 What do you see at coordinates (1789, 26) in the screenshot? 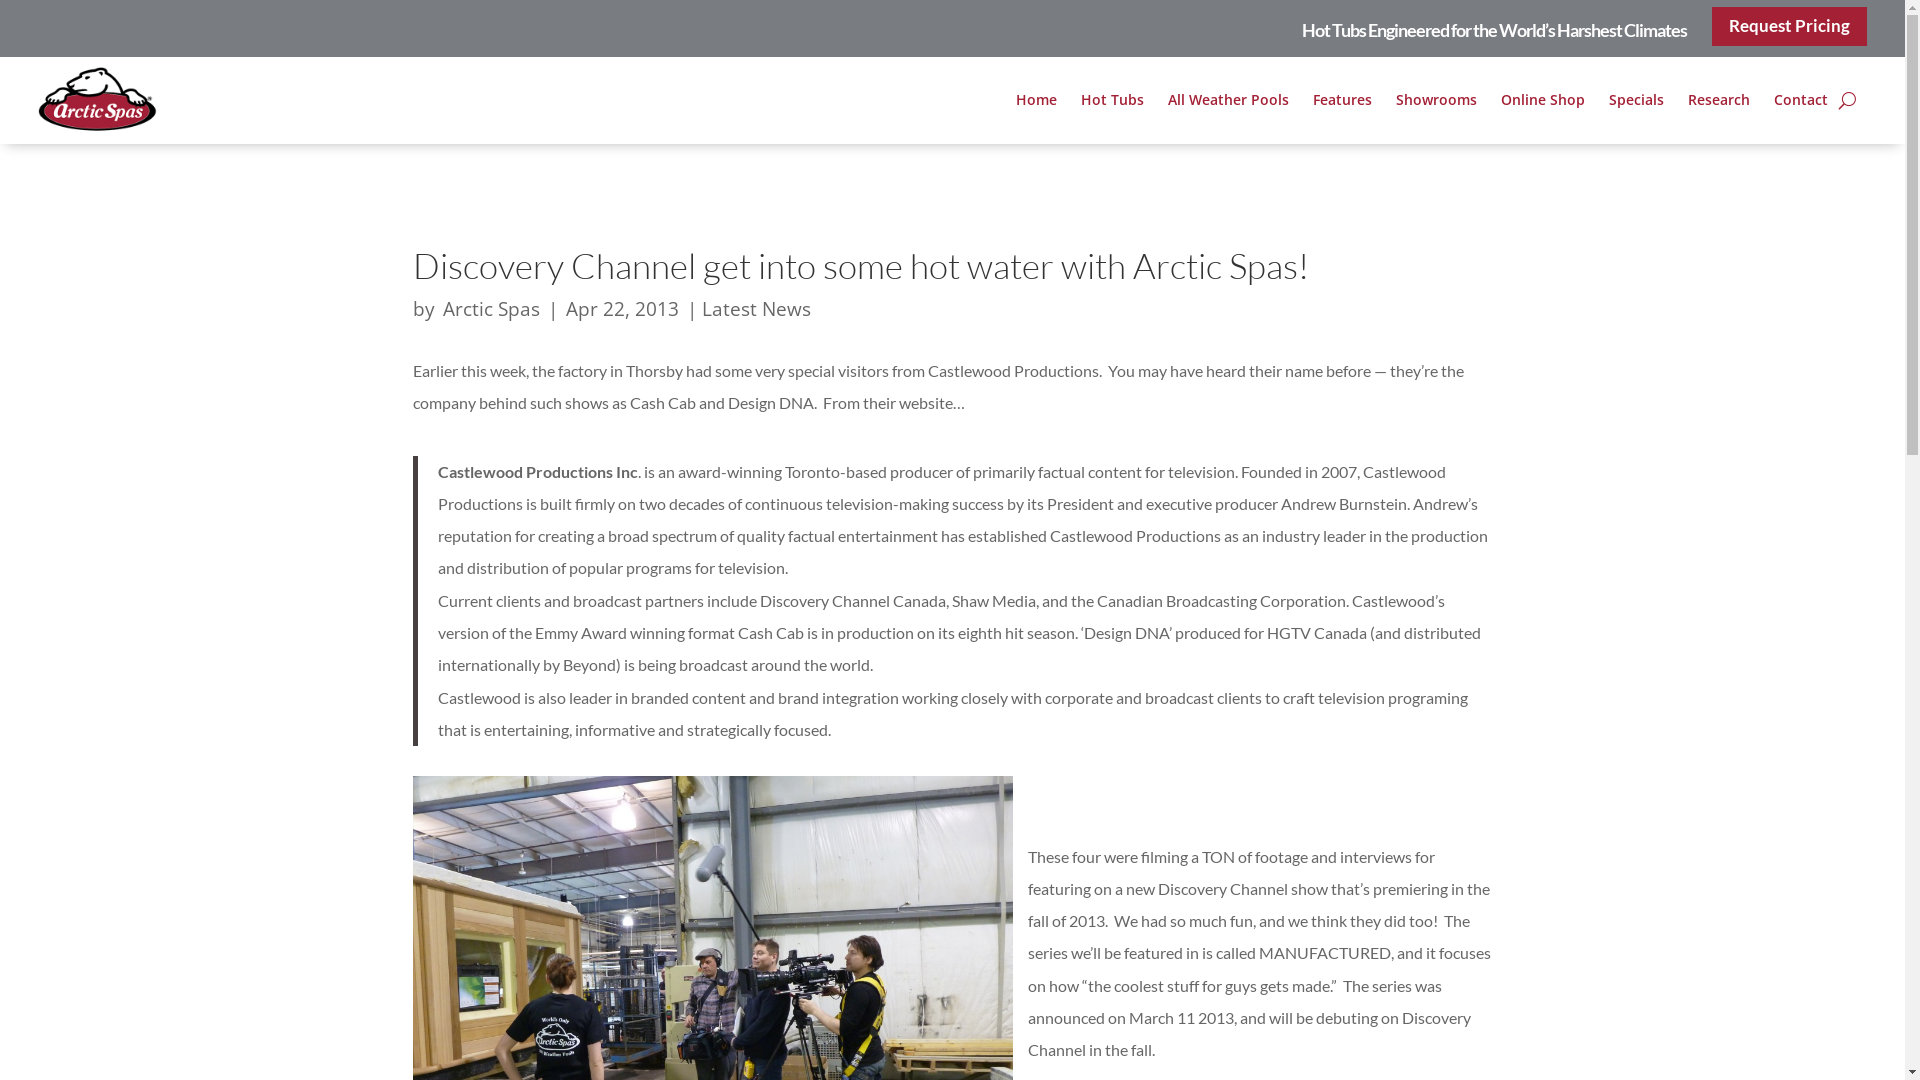
I see `'Request Pricing'` at bounding box center [1789, 26].